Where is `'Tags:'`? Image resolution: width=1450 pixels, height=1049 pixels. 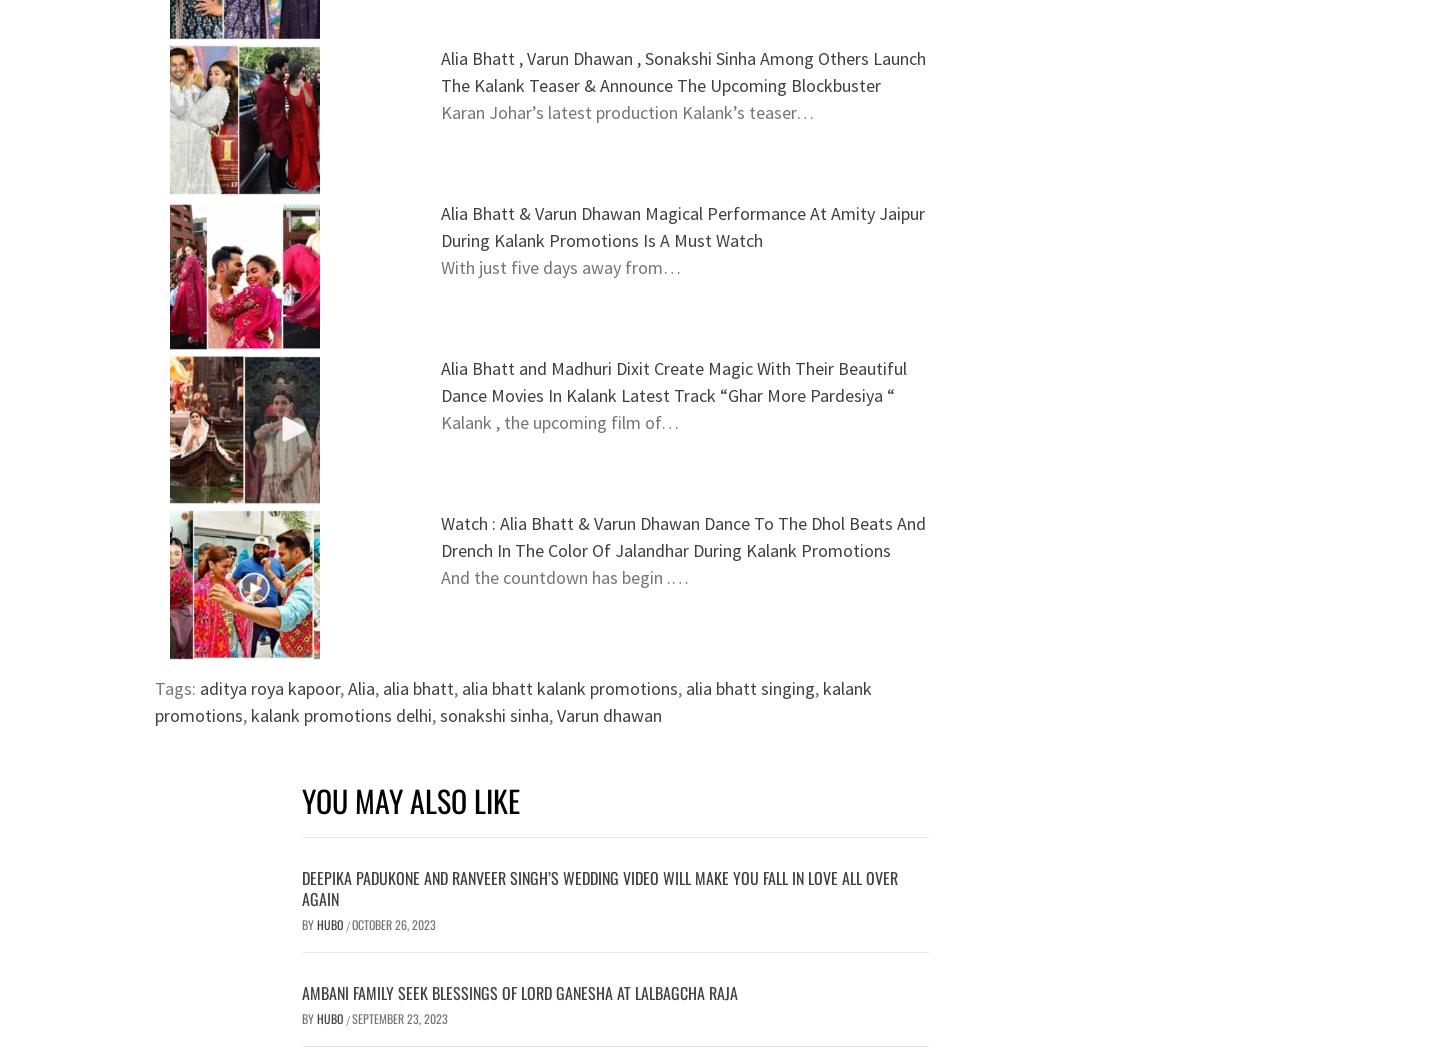
'Tags:' is located at coordinates (176, 688).